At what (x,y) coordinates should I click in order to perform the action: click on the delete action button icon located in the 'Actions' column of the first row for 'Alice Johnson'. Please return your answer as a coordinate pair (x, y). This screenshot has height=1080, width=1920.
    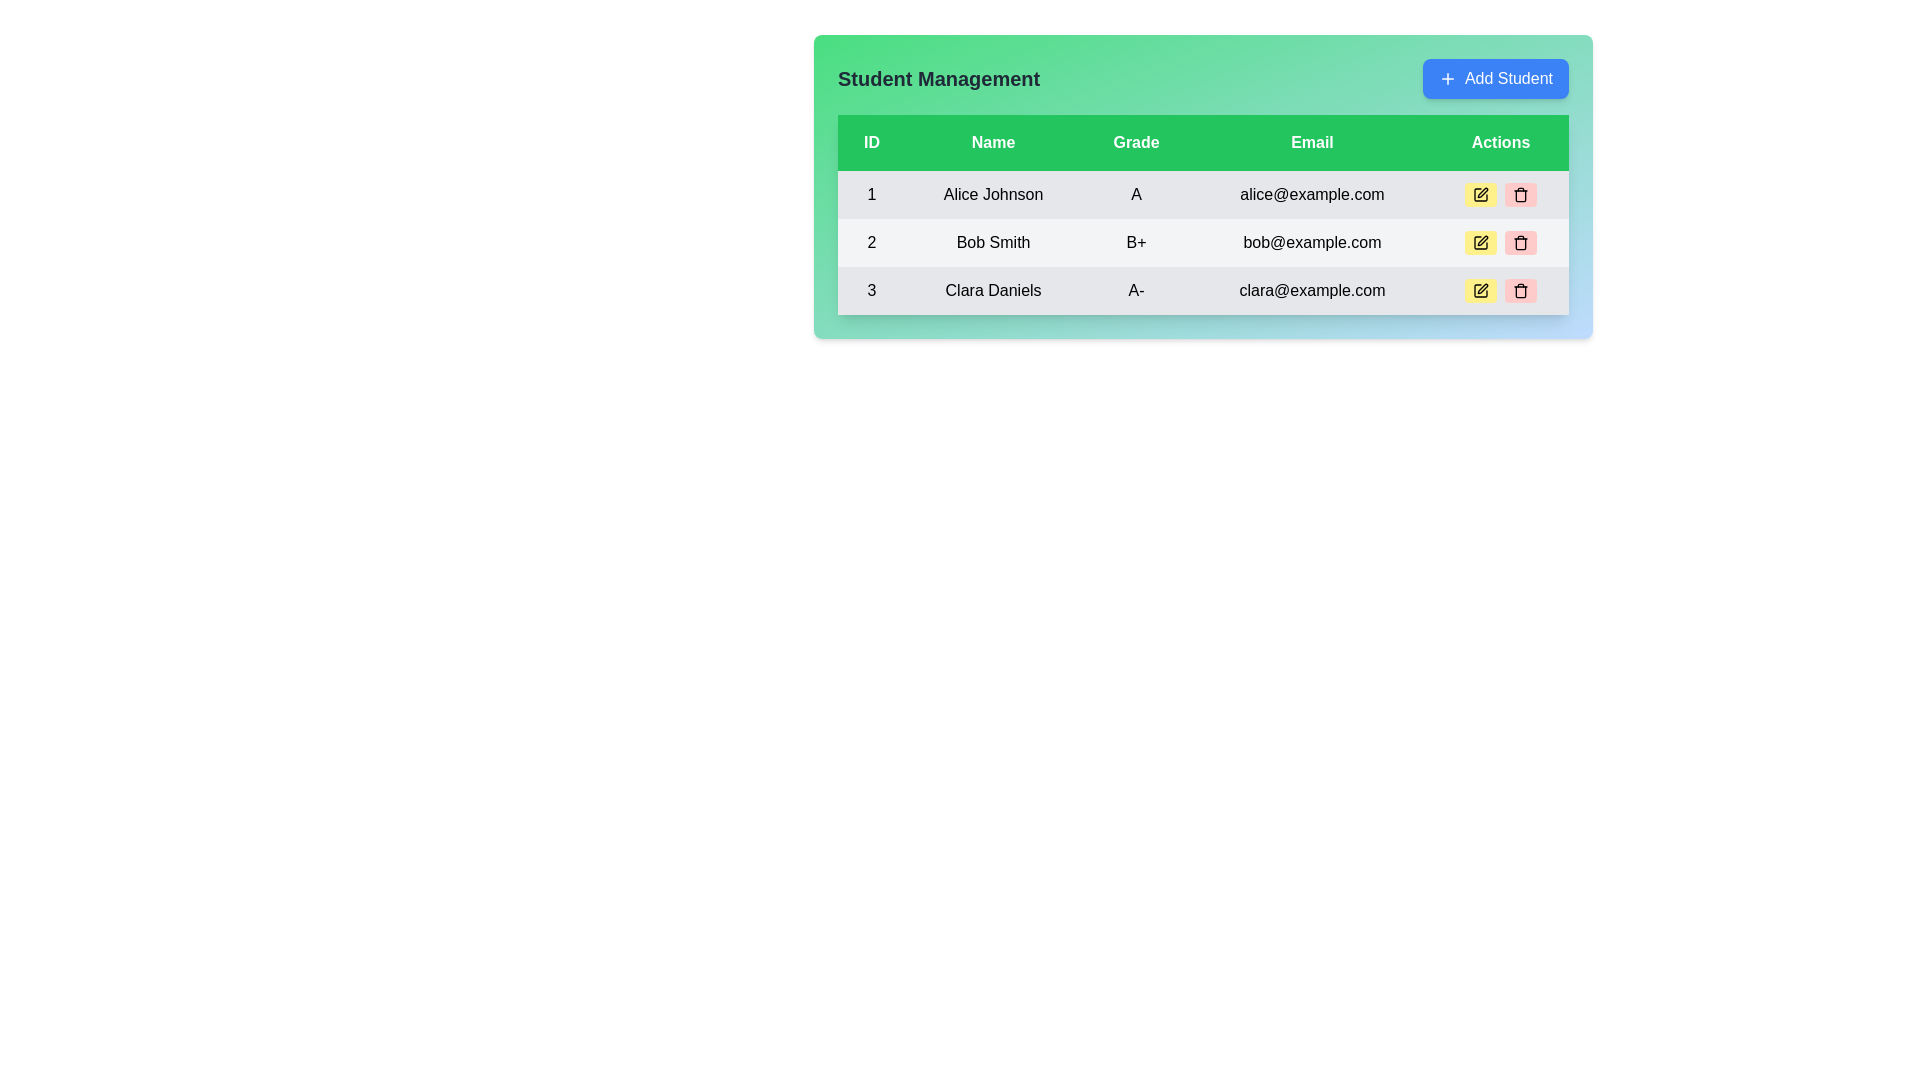
    Looking at the image, I should click on (1520, 195).